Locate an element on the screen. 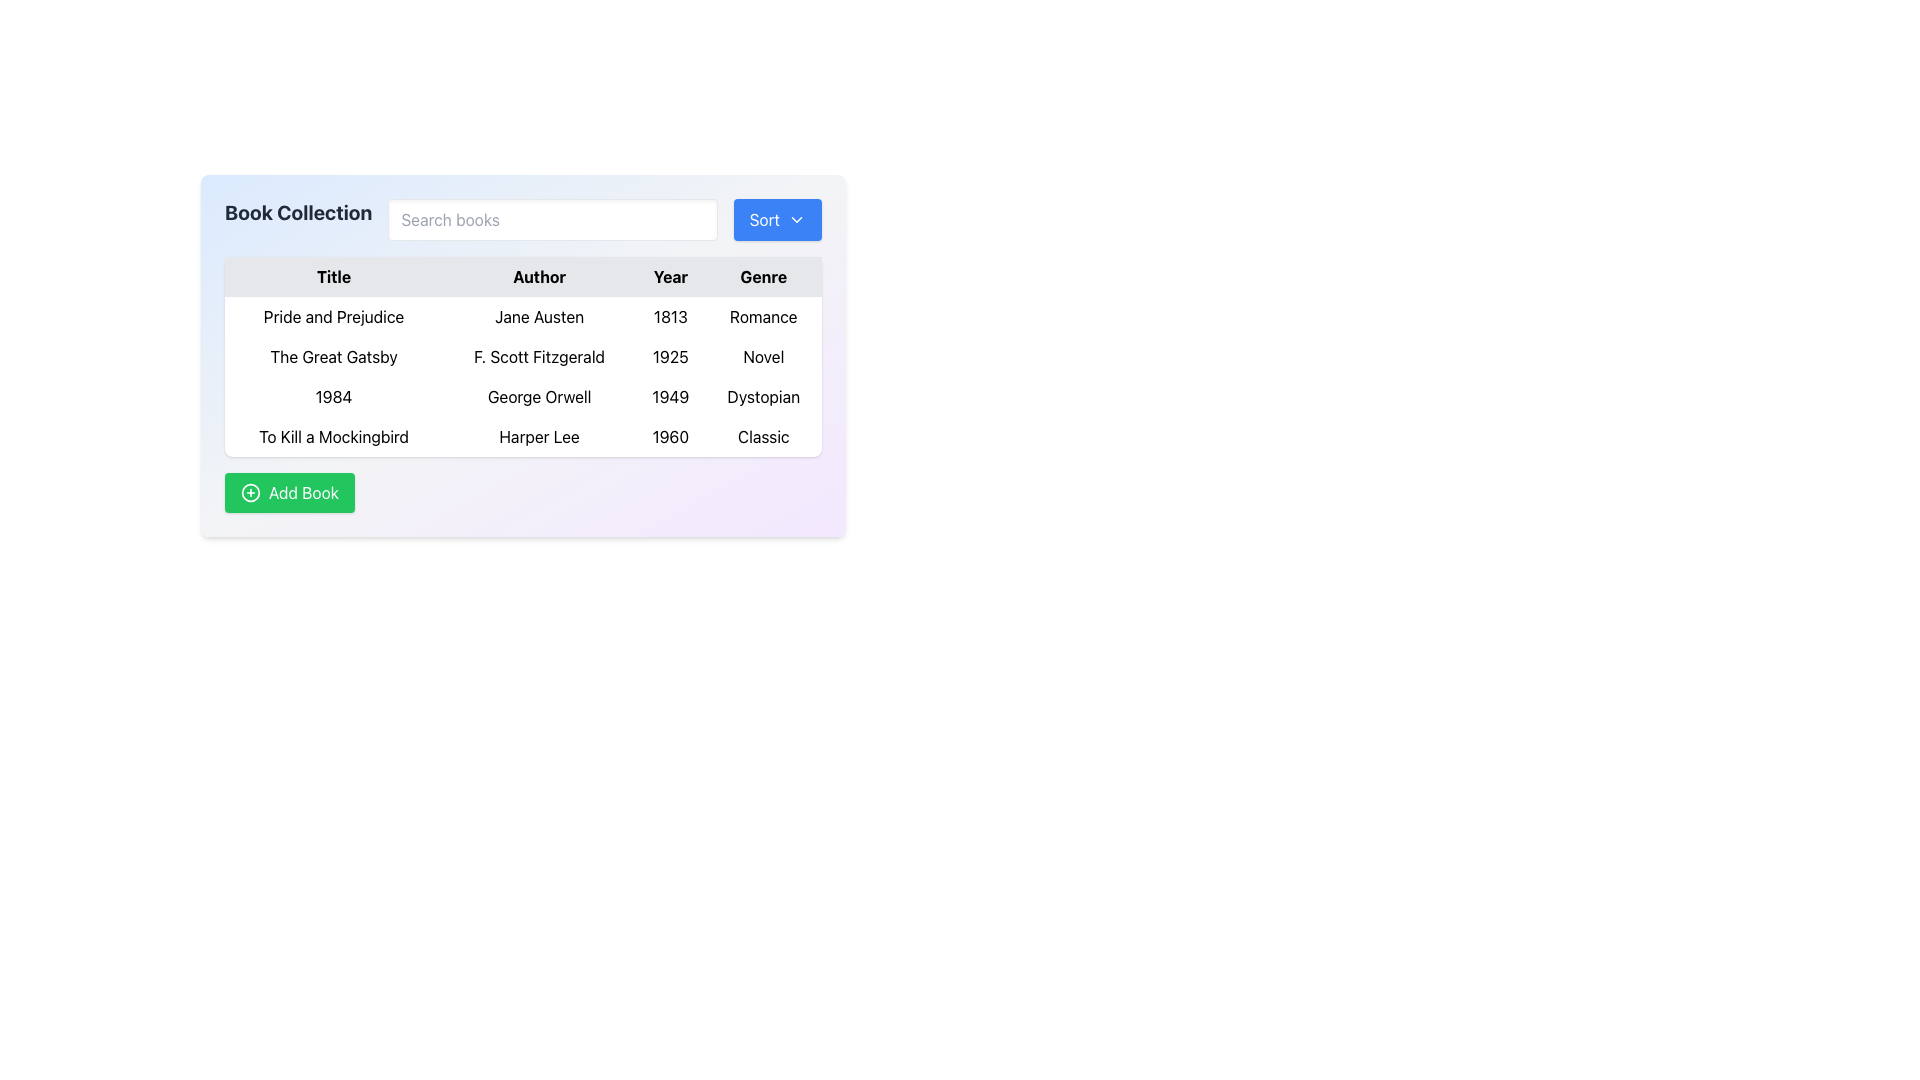 Image resolution: width=1920 pixels, height=1080 pixels. the text display indicating the publication year (1813) of the book 'Pride and Prejudice' located in the 'Year' column of the table is located at coordinates (670, 315).